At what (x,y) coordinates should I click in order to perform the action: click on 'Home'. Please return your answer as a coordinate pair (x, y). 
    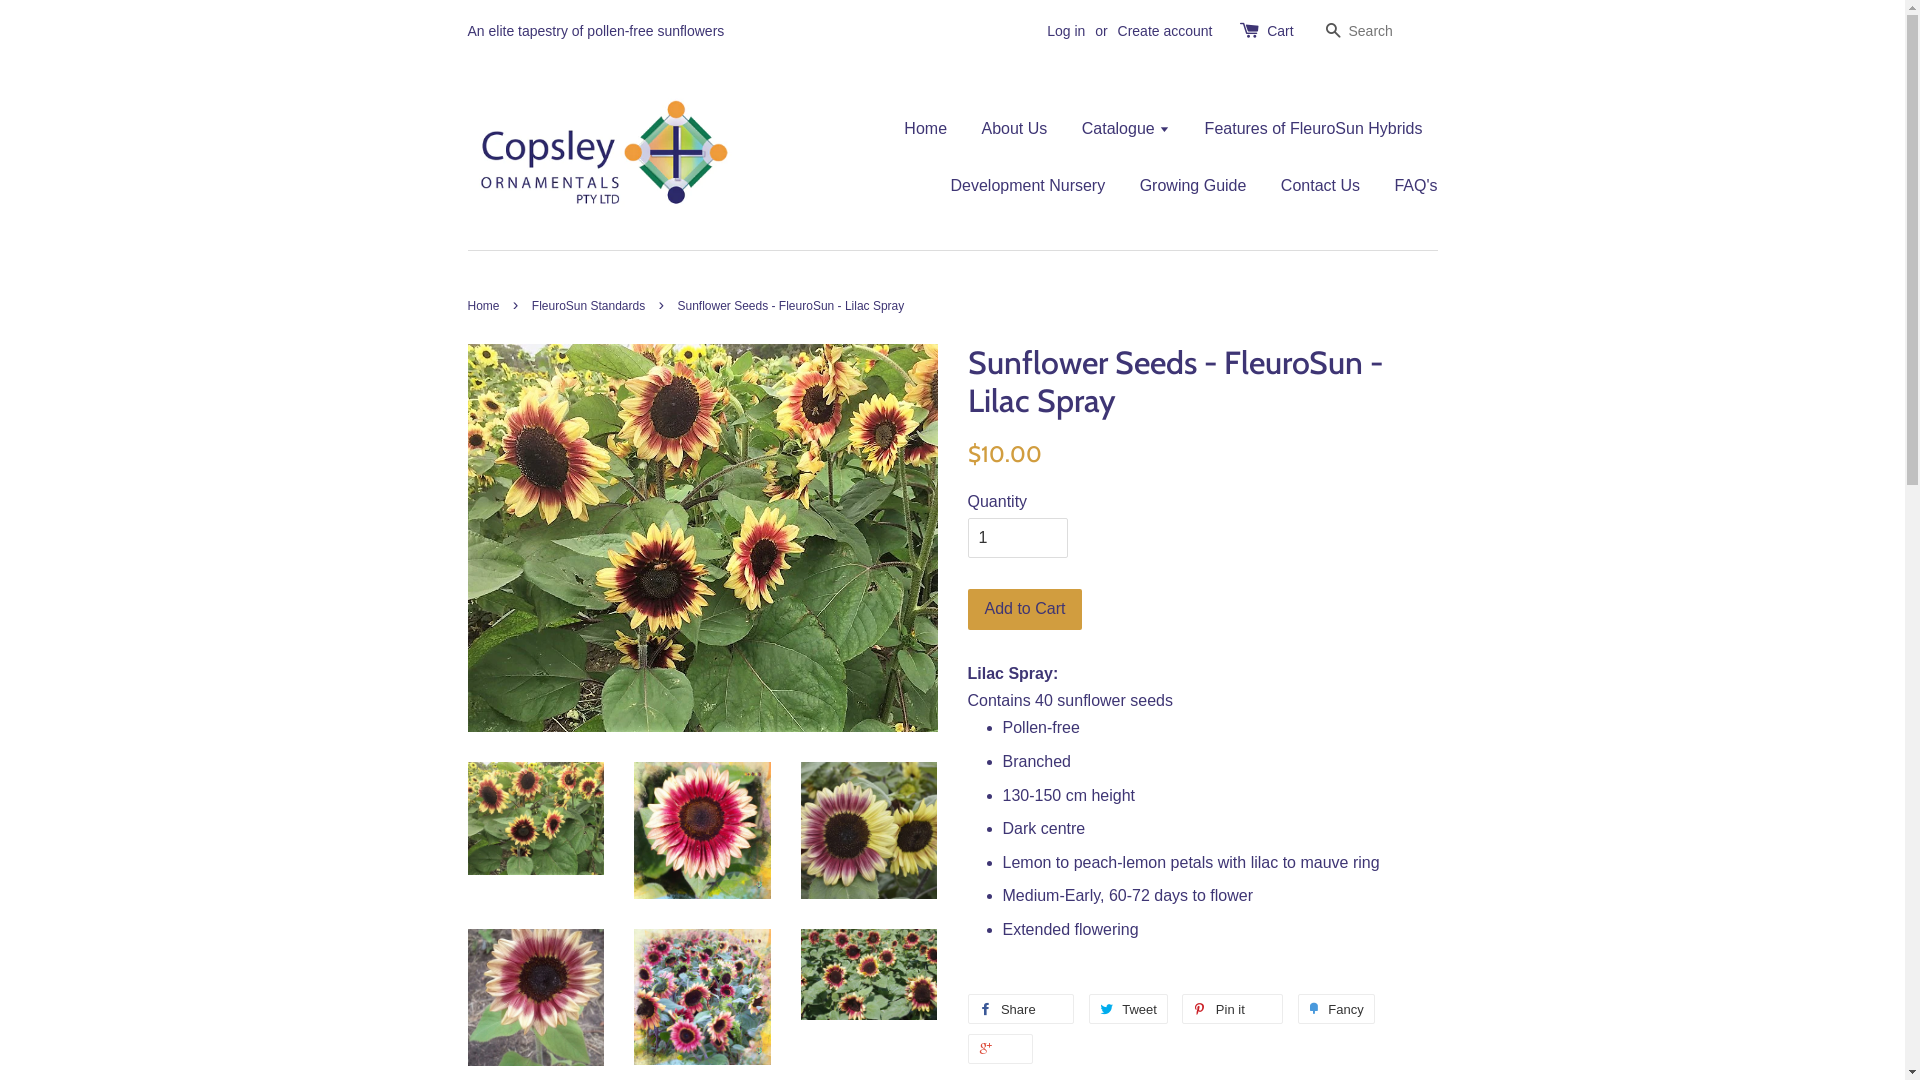
    Looking at the image, I should click on (486, 305).